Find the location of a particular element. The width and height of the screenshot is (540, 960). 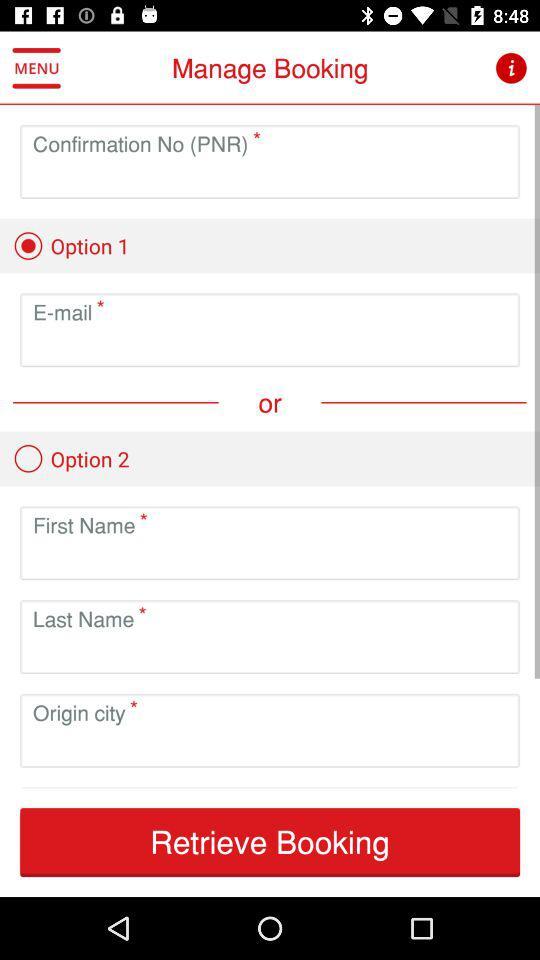

the retrieve booking is located at coordinates (270, 841).